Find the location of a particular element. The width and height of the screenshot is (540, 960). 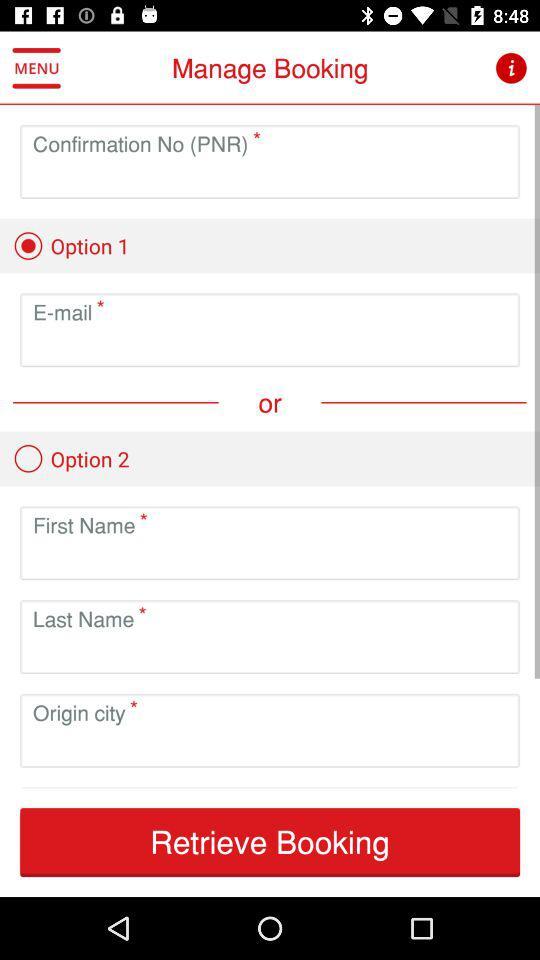

the retrieve booking is located at coordinates (270, 841).